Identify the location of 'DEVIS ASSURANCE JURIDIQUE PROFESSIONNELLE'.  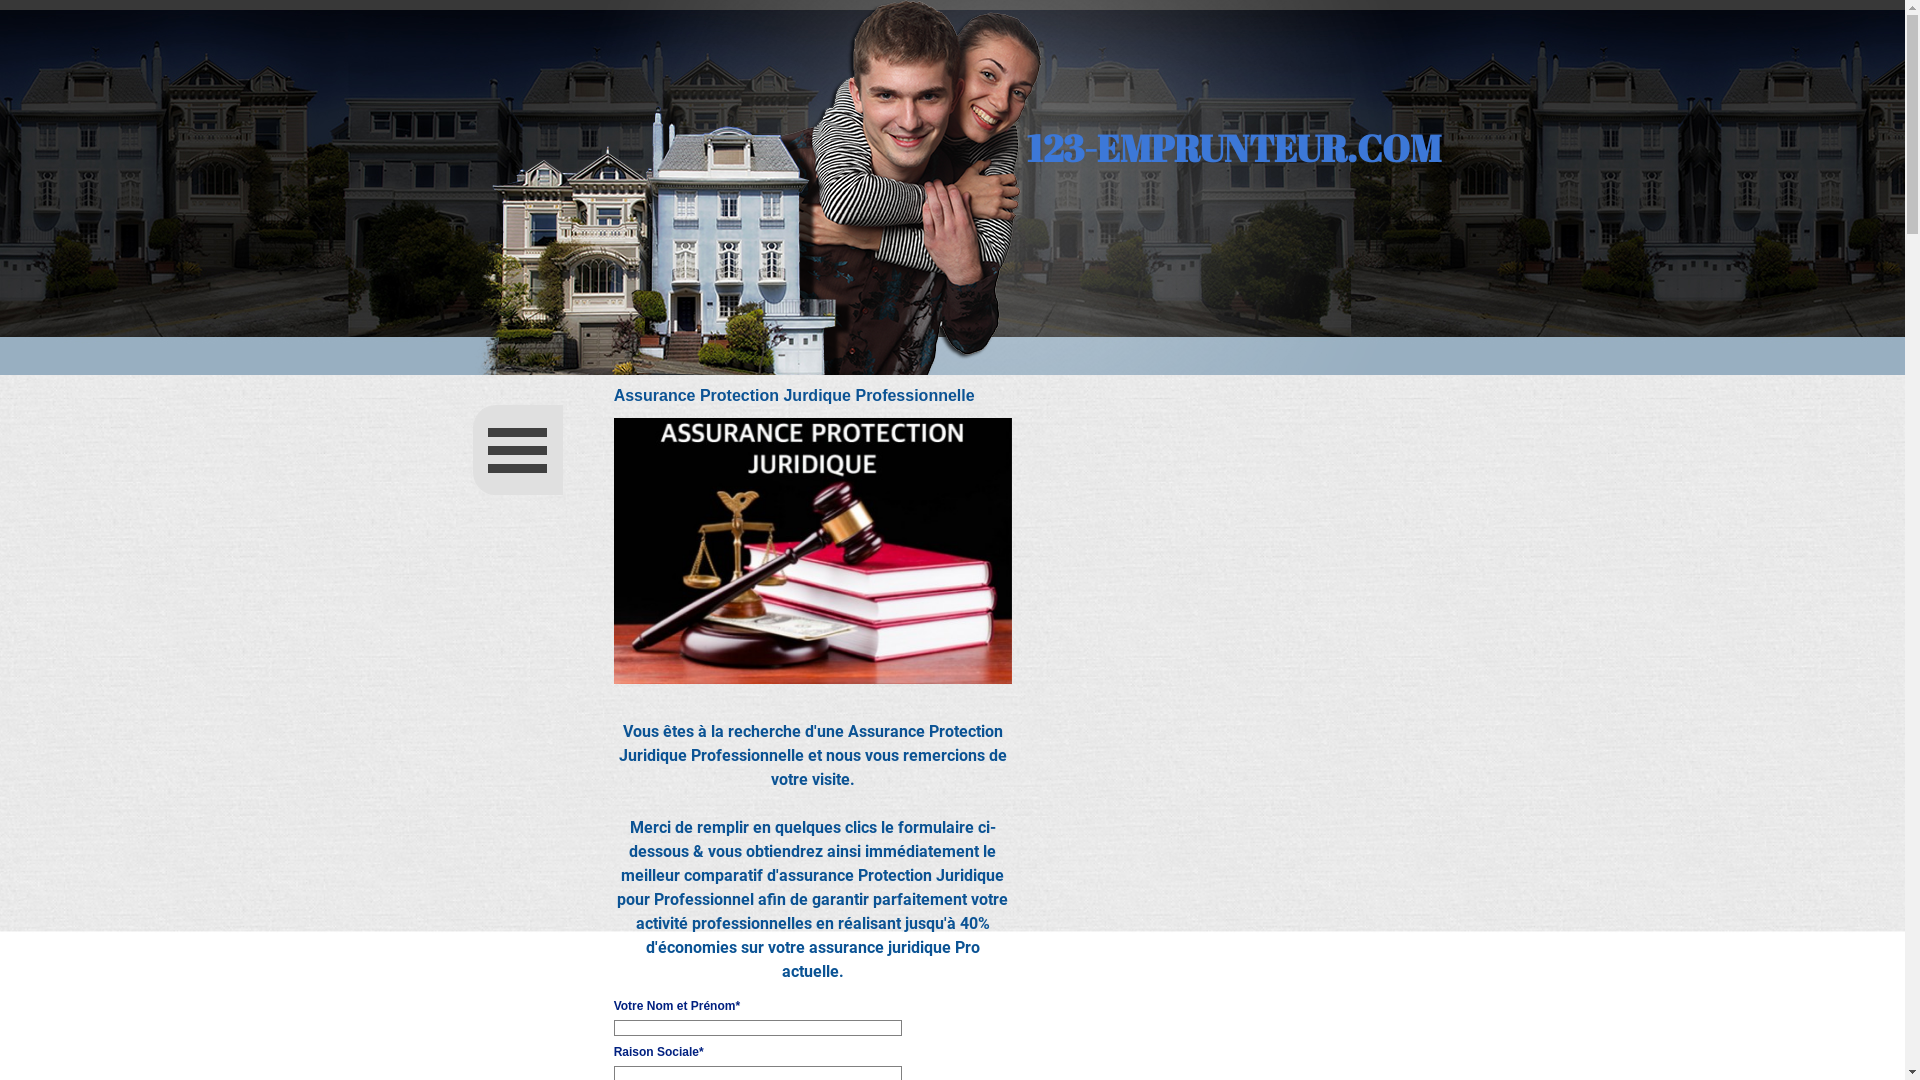
(812, 551).